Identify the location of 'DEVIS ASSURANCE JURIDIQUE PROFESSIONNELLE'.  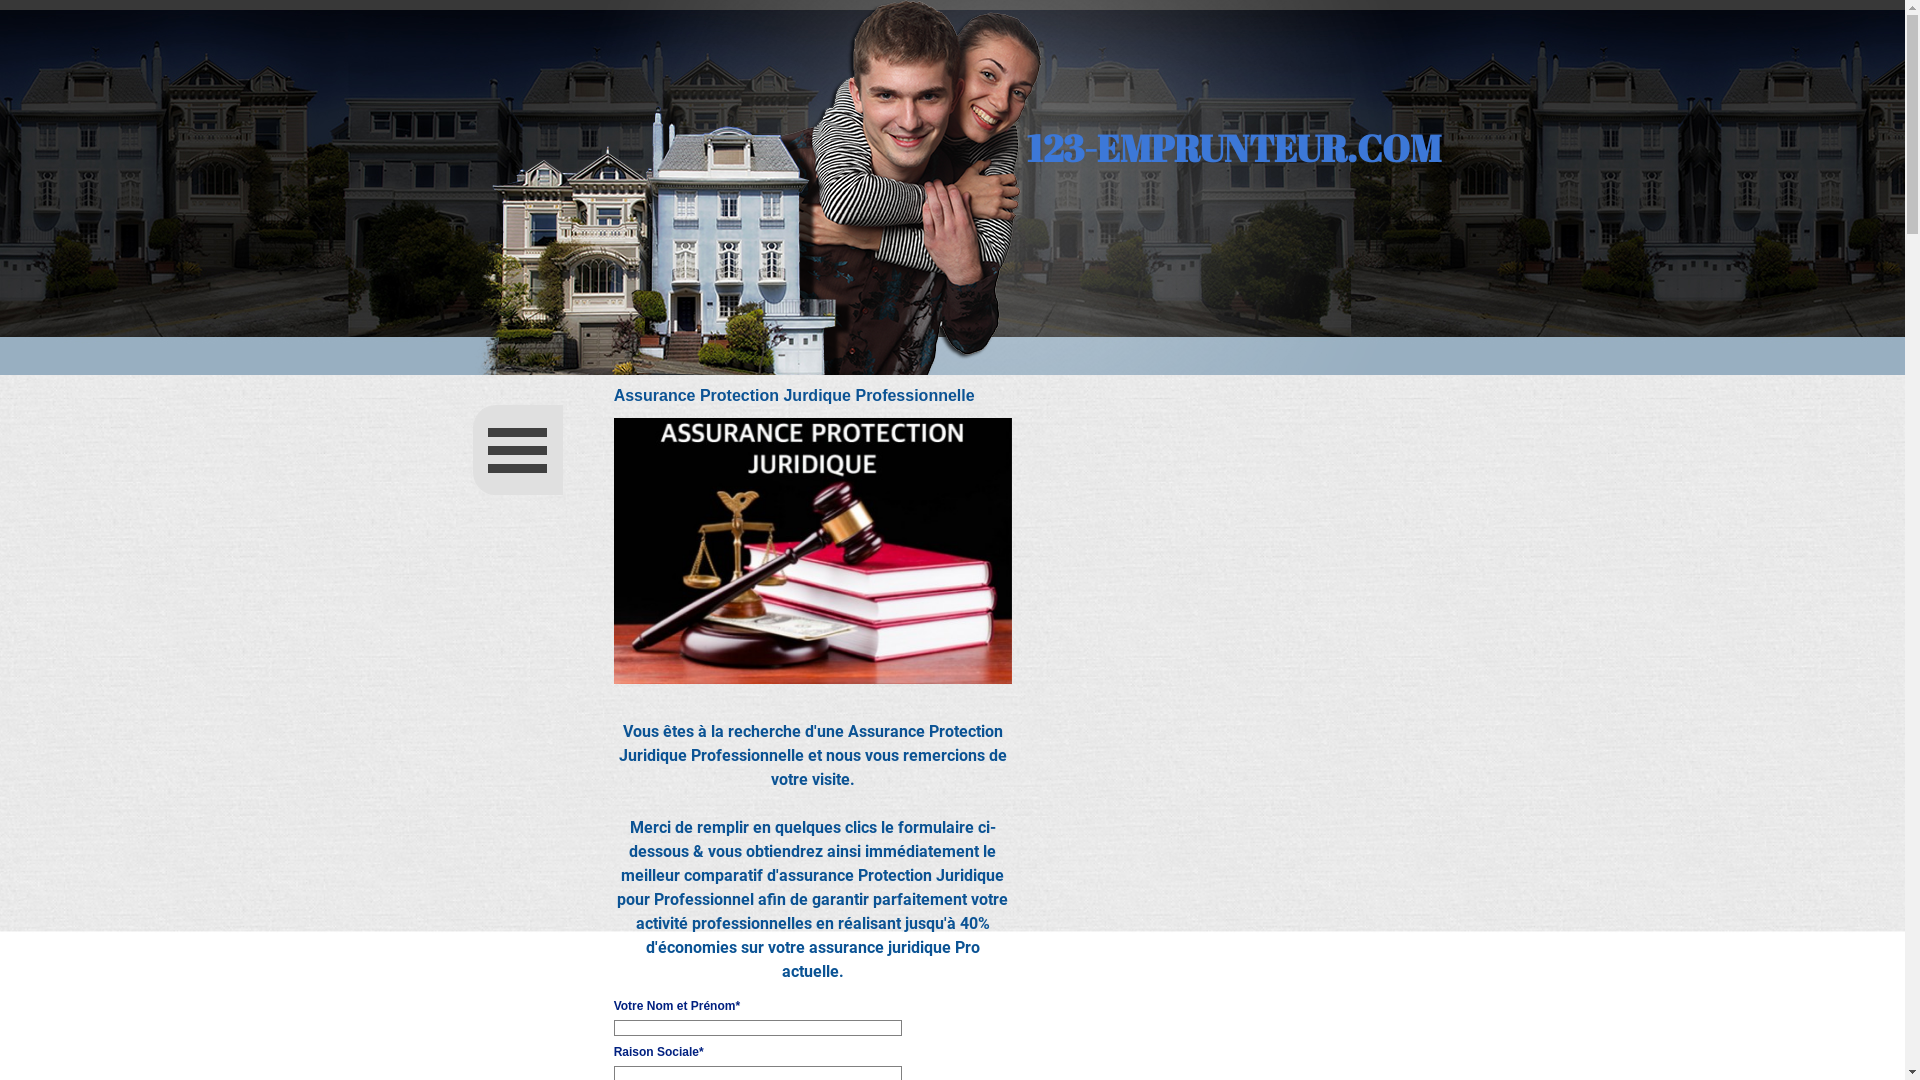
(812, 551).